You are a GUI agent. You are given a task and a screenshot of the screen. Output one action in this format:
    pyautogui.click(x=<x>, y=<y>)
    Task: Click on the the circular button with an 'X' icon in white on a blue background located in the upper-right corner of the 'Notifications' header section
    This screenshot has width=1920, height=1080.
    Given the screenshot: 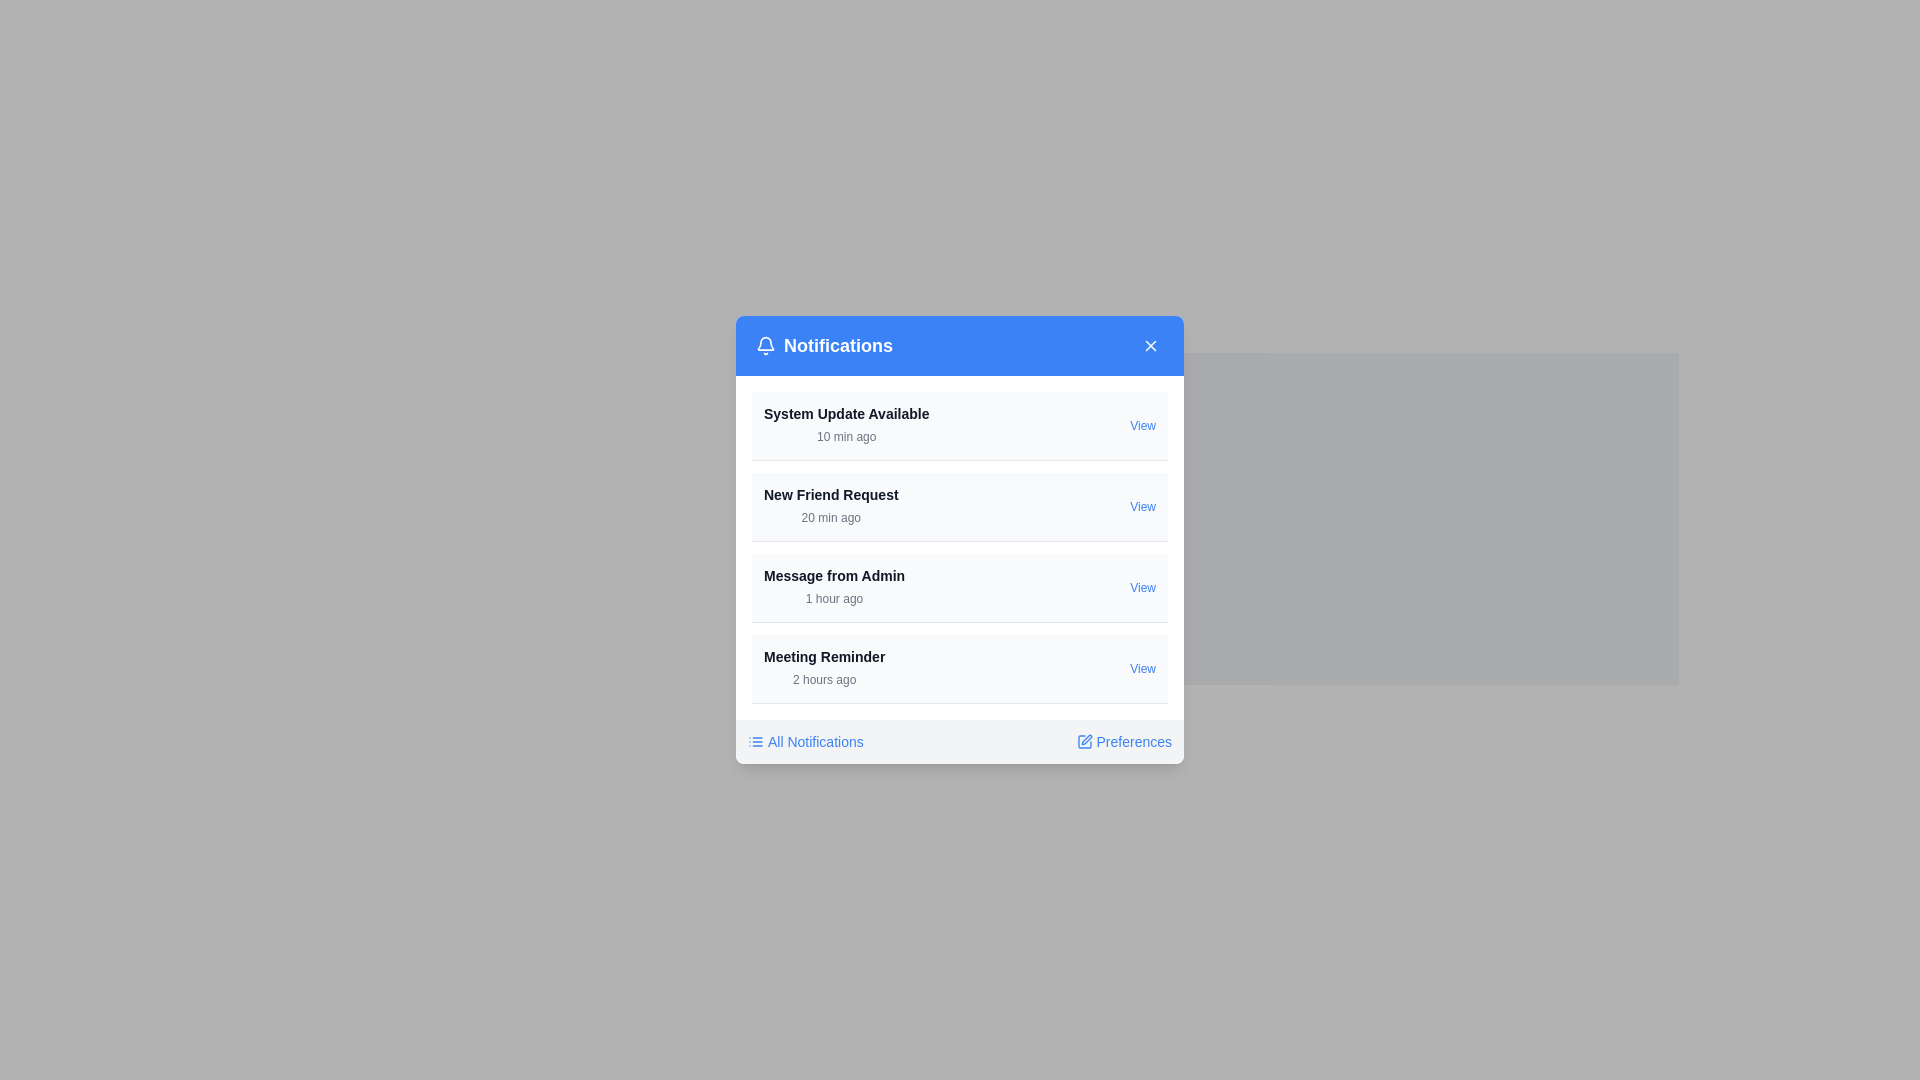 What is the action you would take?
    pyautogui.click(x=1151, y=345)
    